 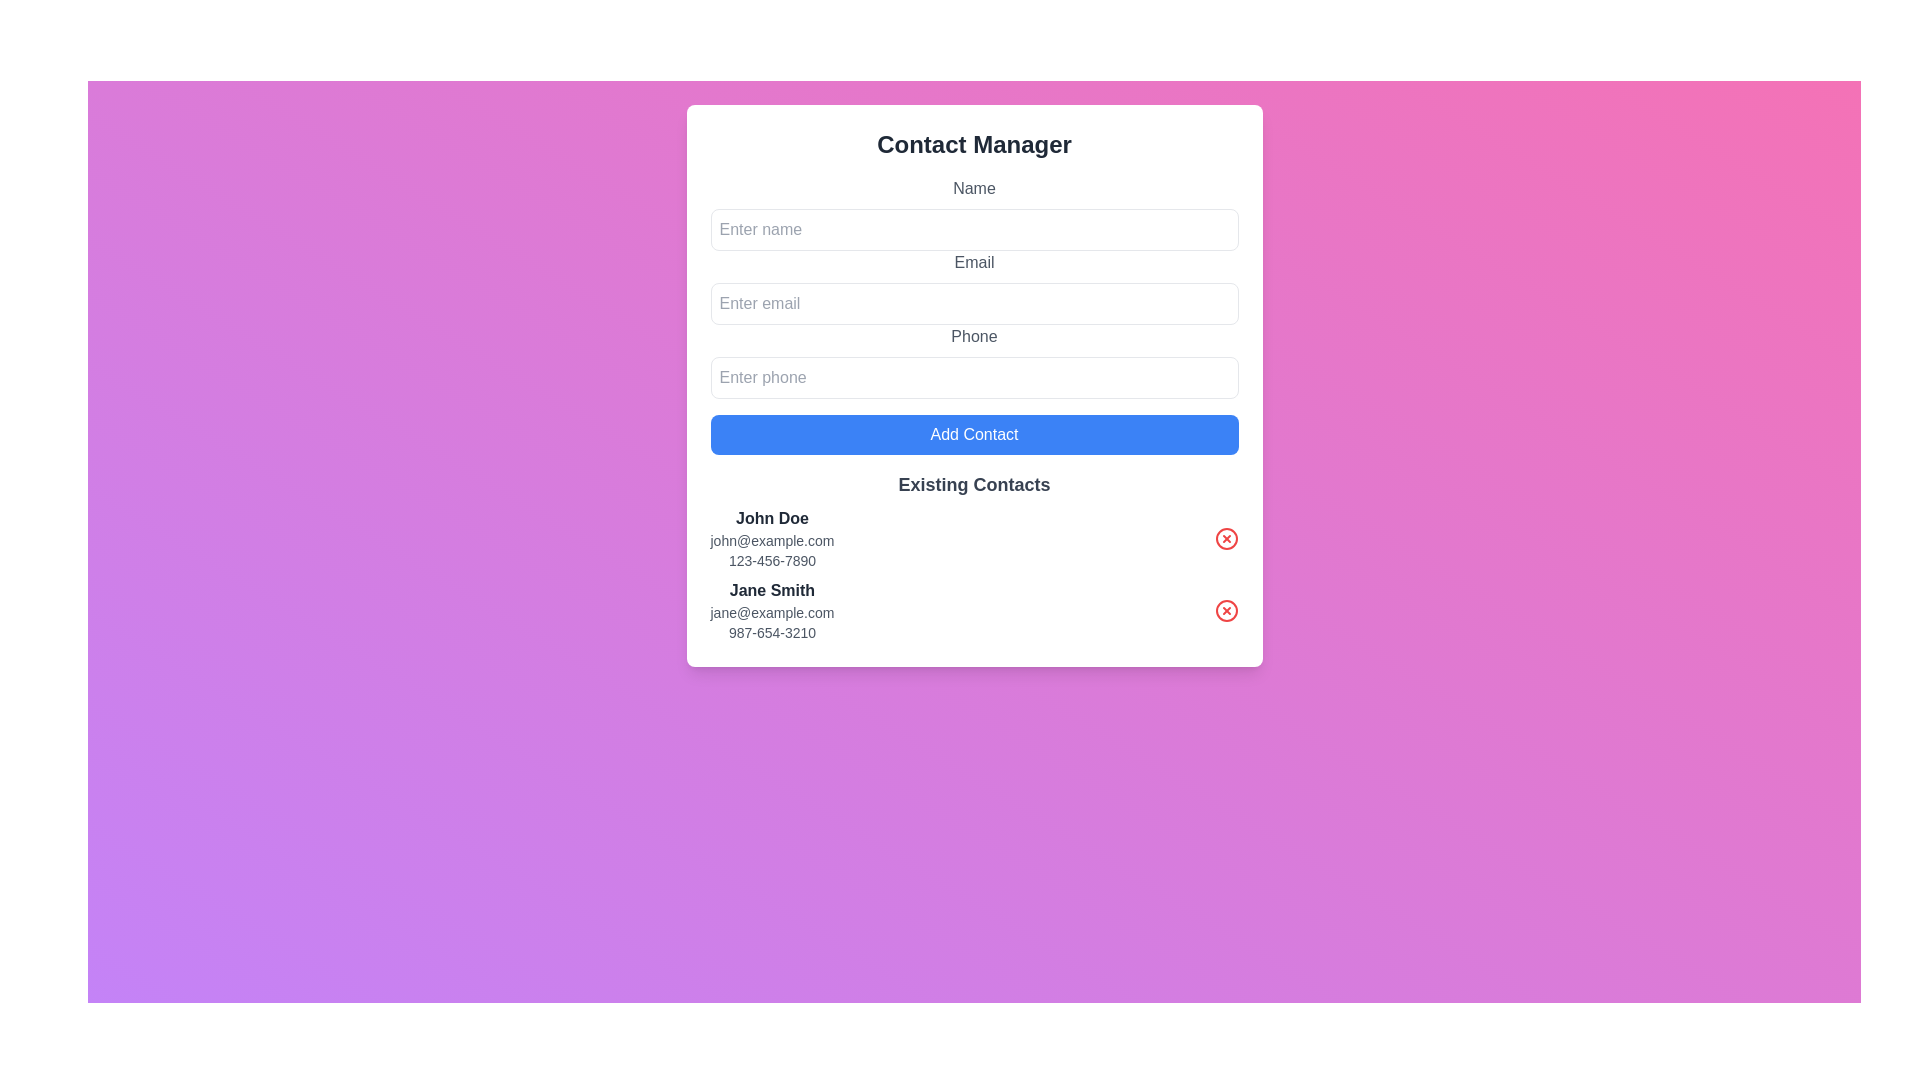 What do you see at coordinates (771, 540) in the screenshot?
I see `the Text element displaying the email address for contact 'John Doe', located in the 'Existing Contacts' section, positioned under their name and above their phone number` at bounding box center [771, 540].